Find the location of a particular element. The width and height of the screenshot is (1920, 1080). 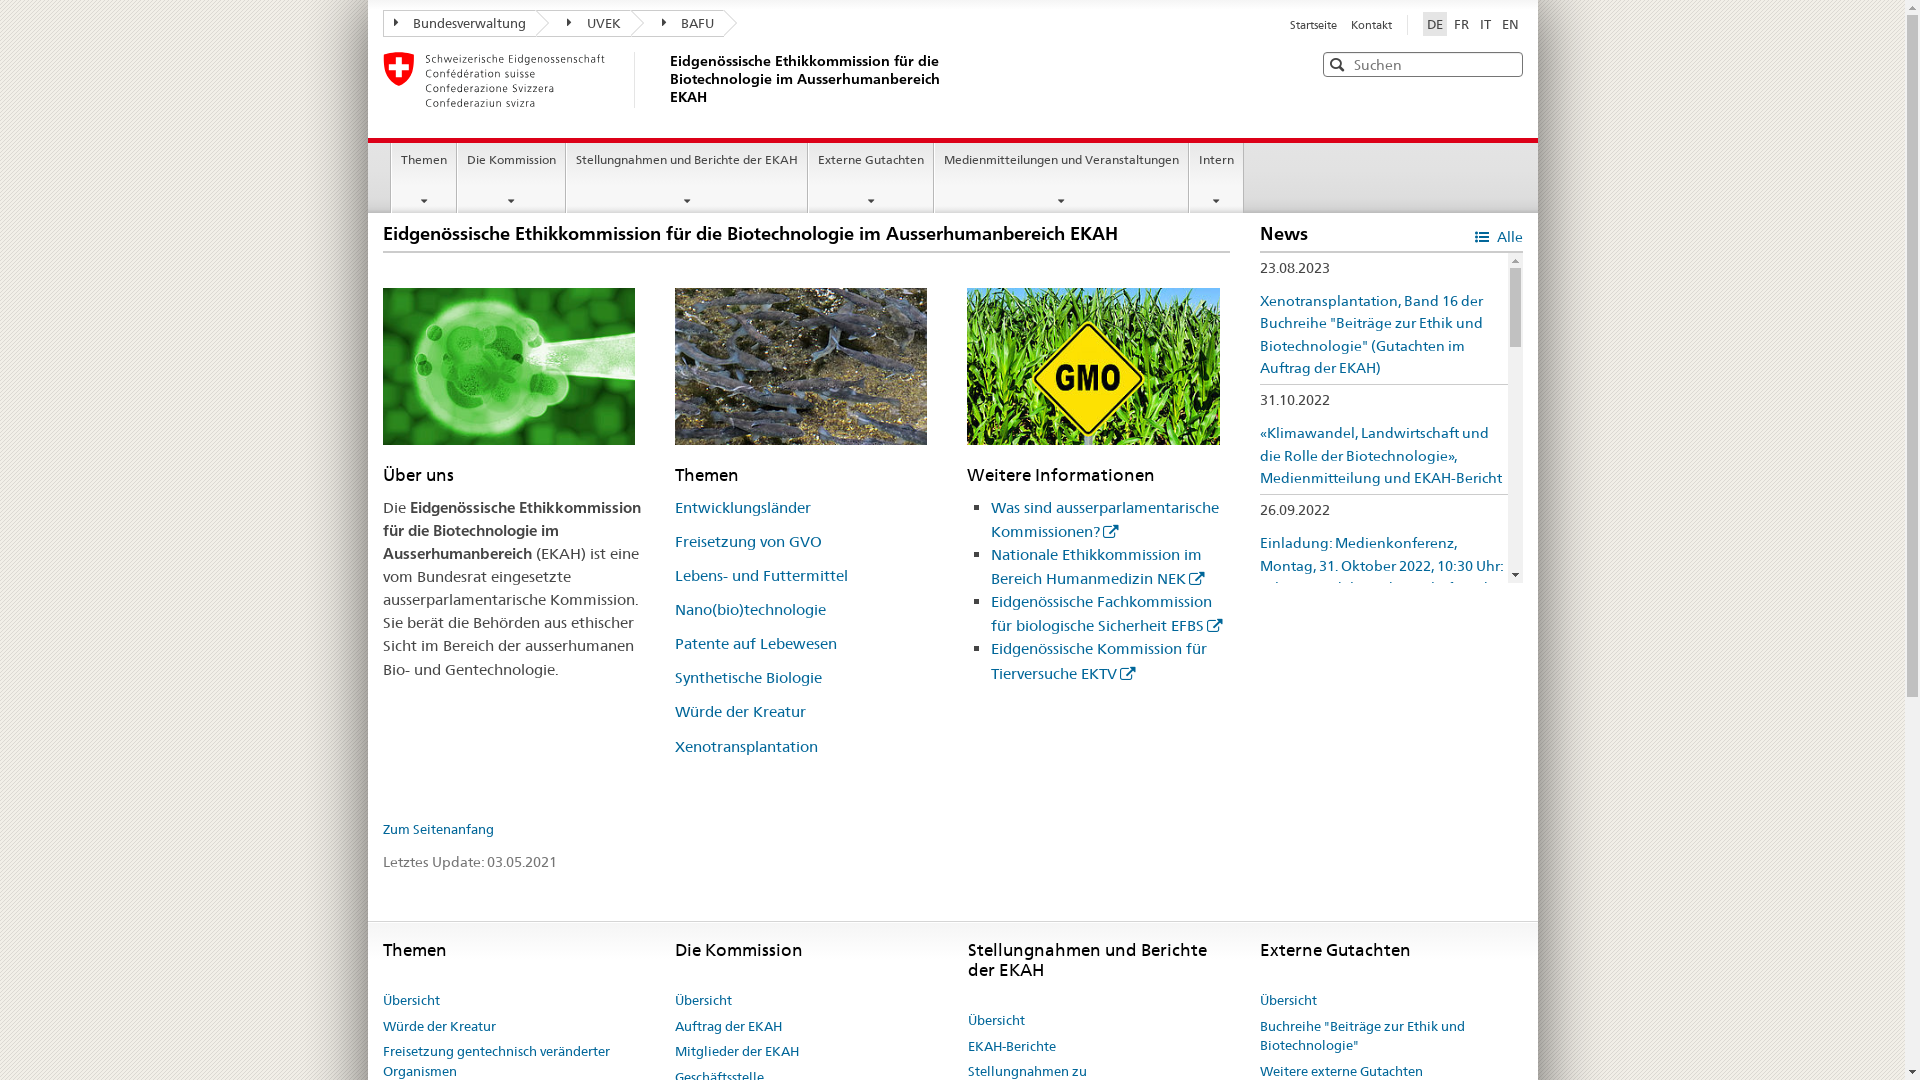

'Themen' is located at coordinates (422, 176).